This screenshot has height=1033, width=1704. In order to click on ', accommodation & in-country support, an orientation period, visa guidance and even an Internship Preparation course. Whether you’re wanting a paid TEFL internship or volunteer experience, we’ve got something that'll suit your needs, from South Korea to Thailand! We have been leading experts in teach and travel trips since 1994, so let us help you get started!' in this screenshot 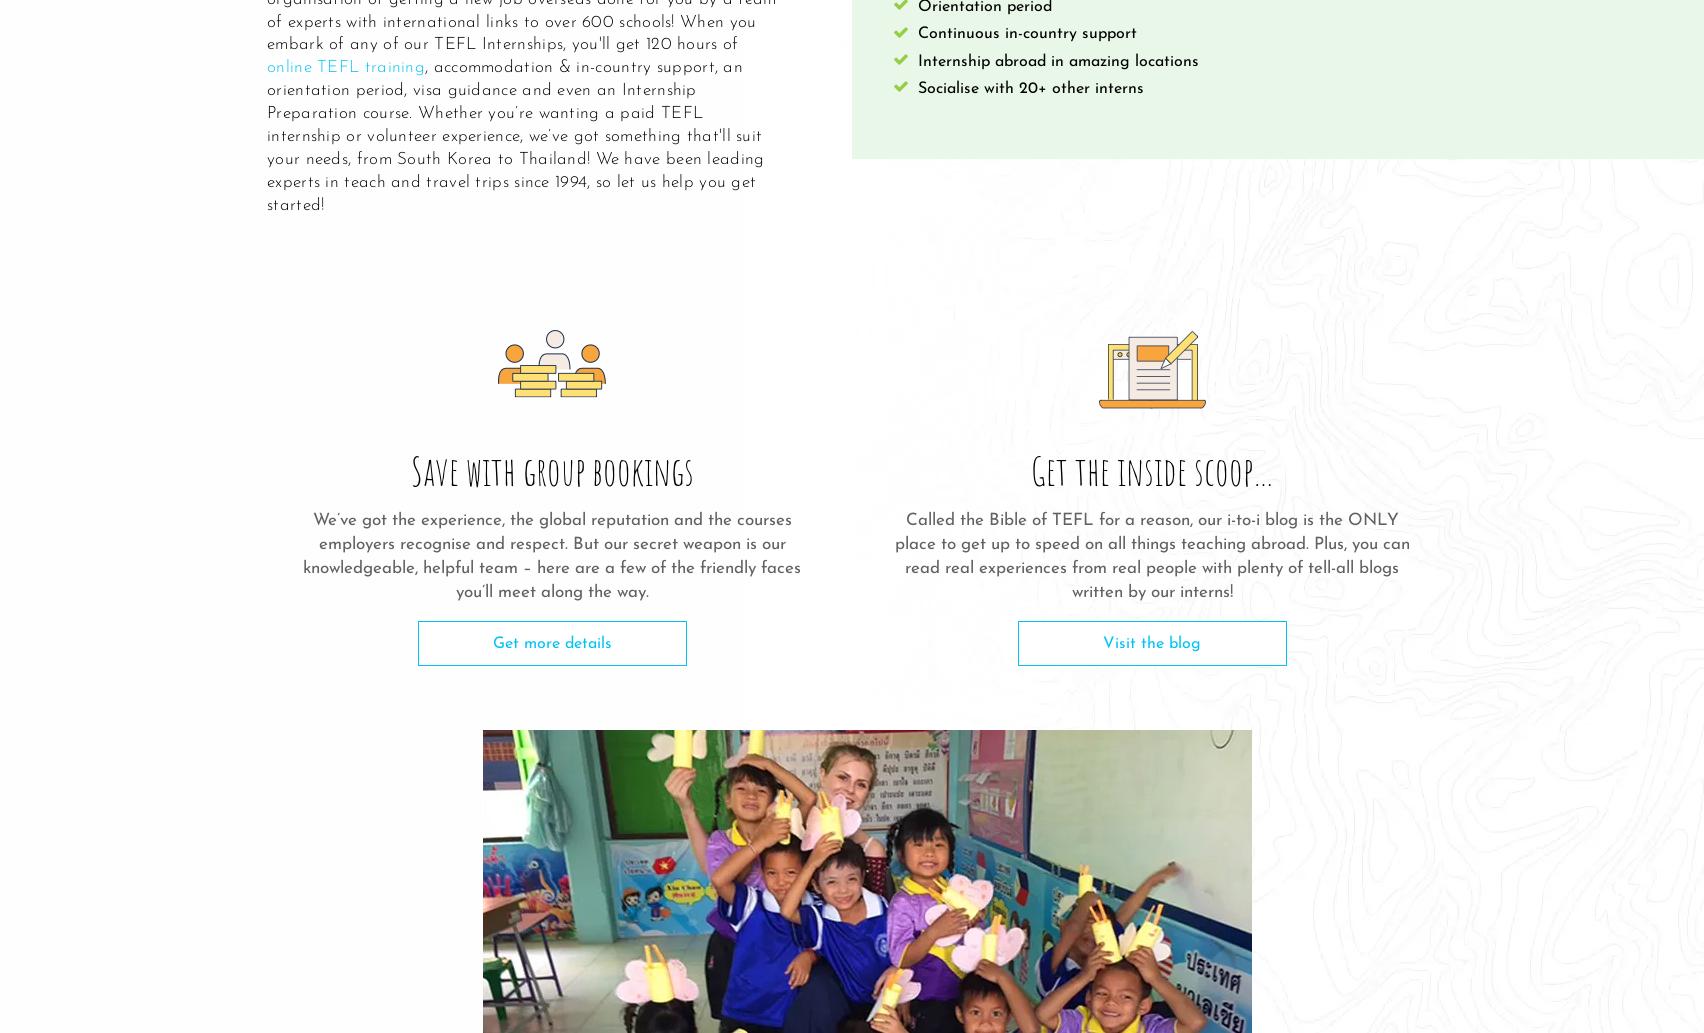, I will do `click(515, 136)`.